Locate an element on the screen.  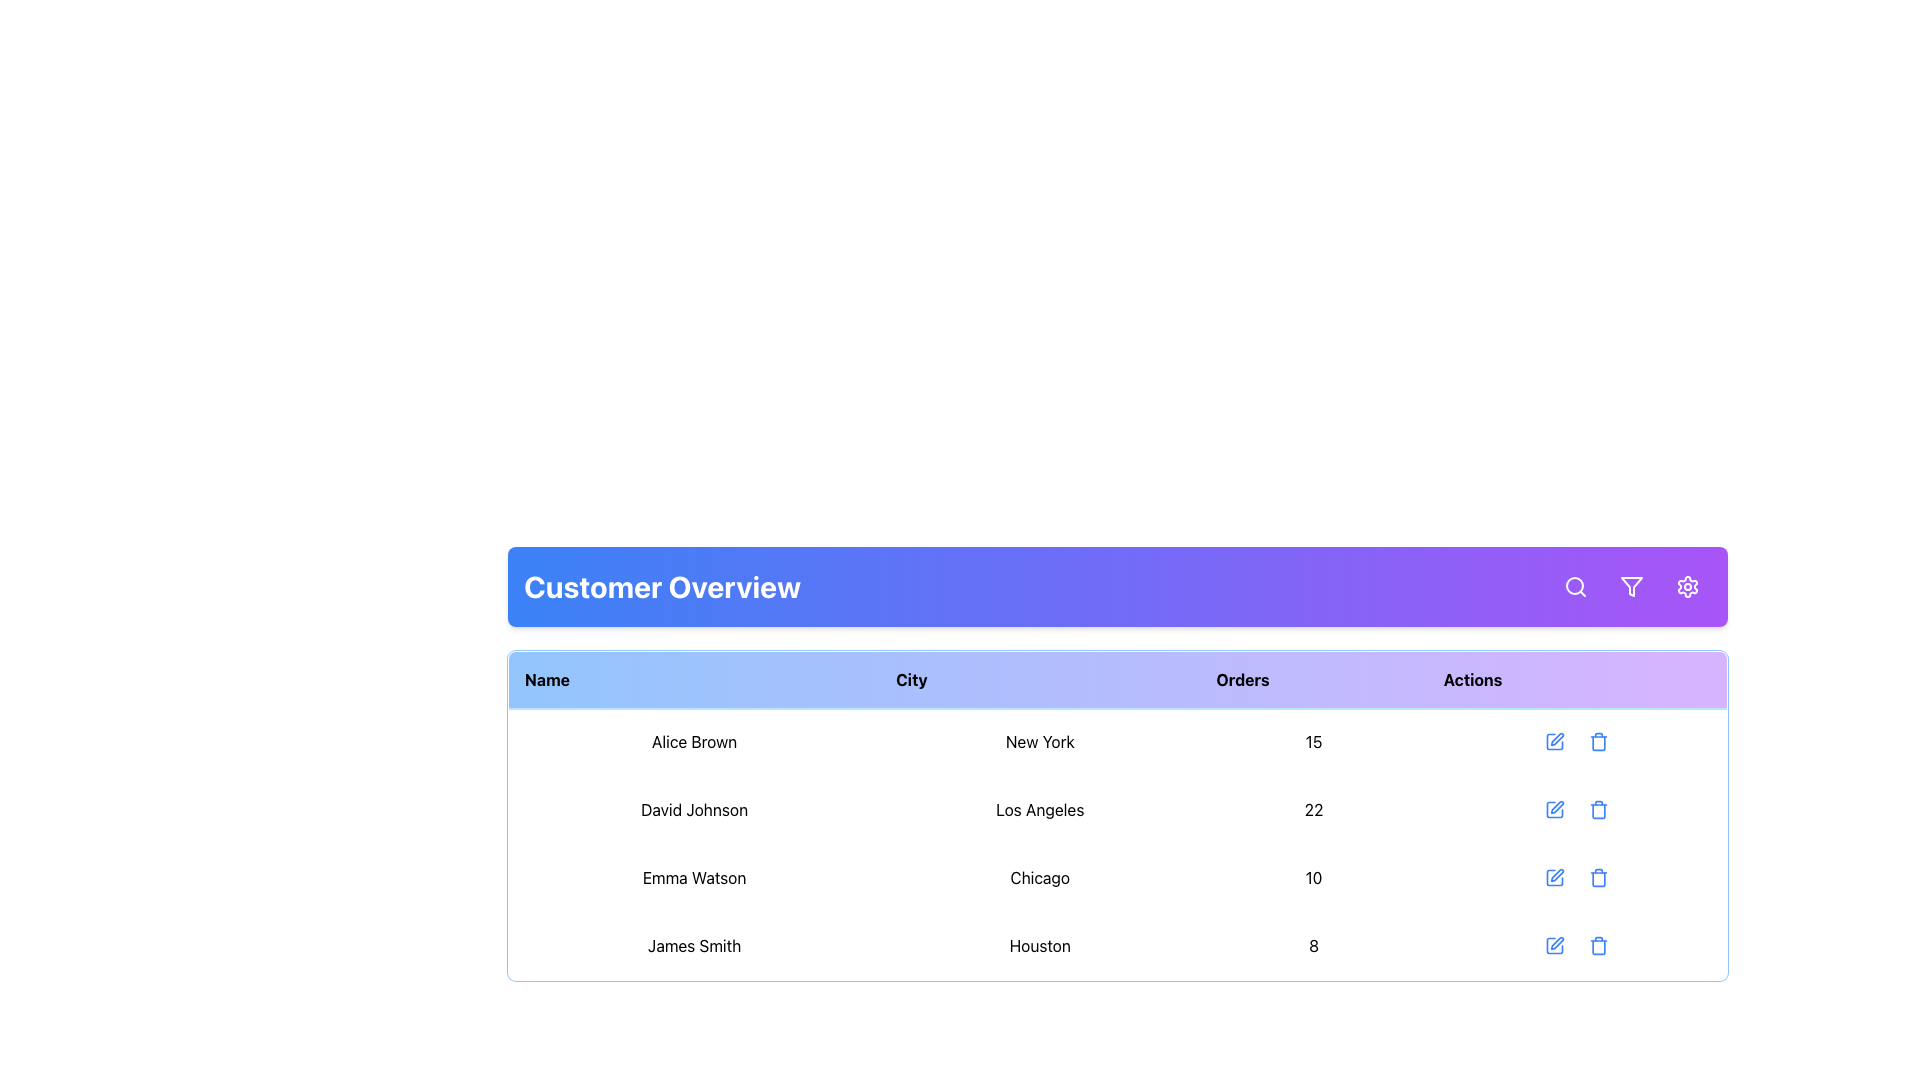
the circular filter button with a light purple background and a white filter icon in the shape of an inverted triangle is located at coordinates (1632, 585).